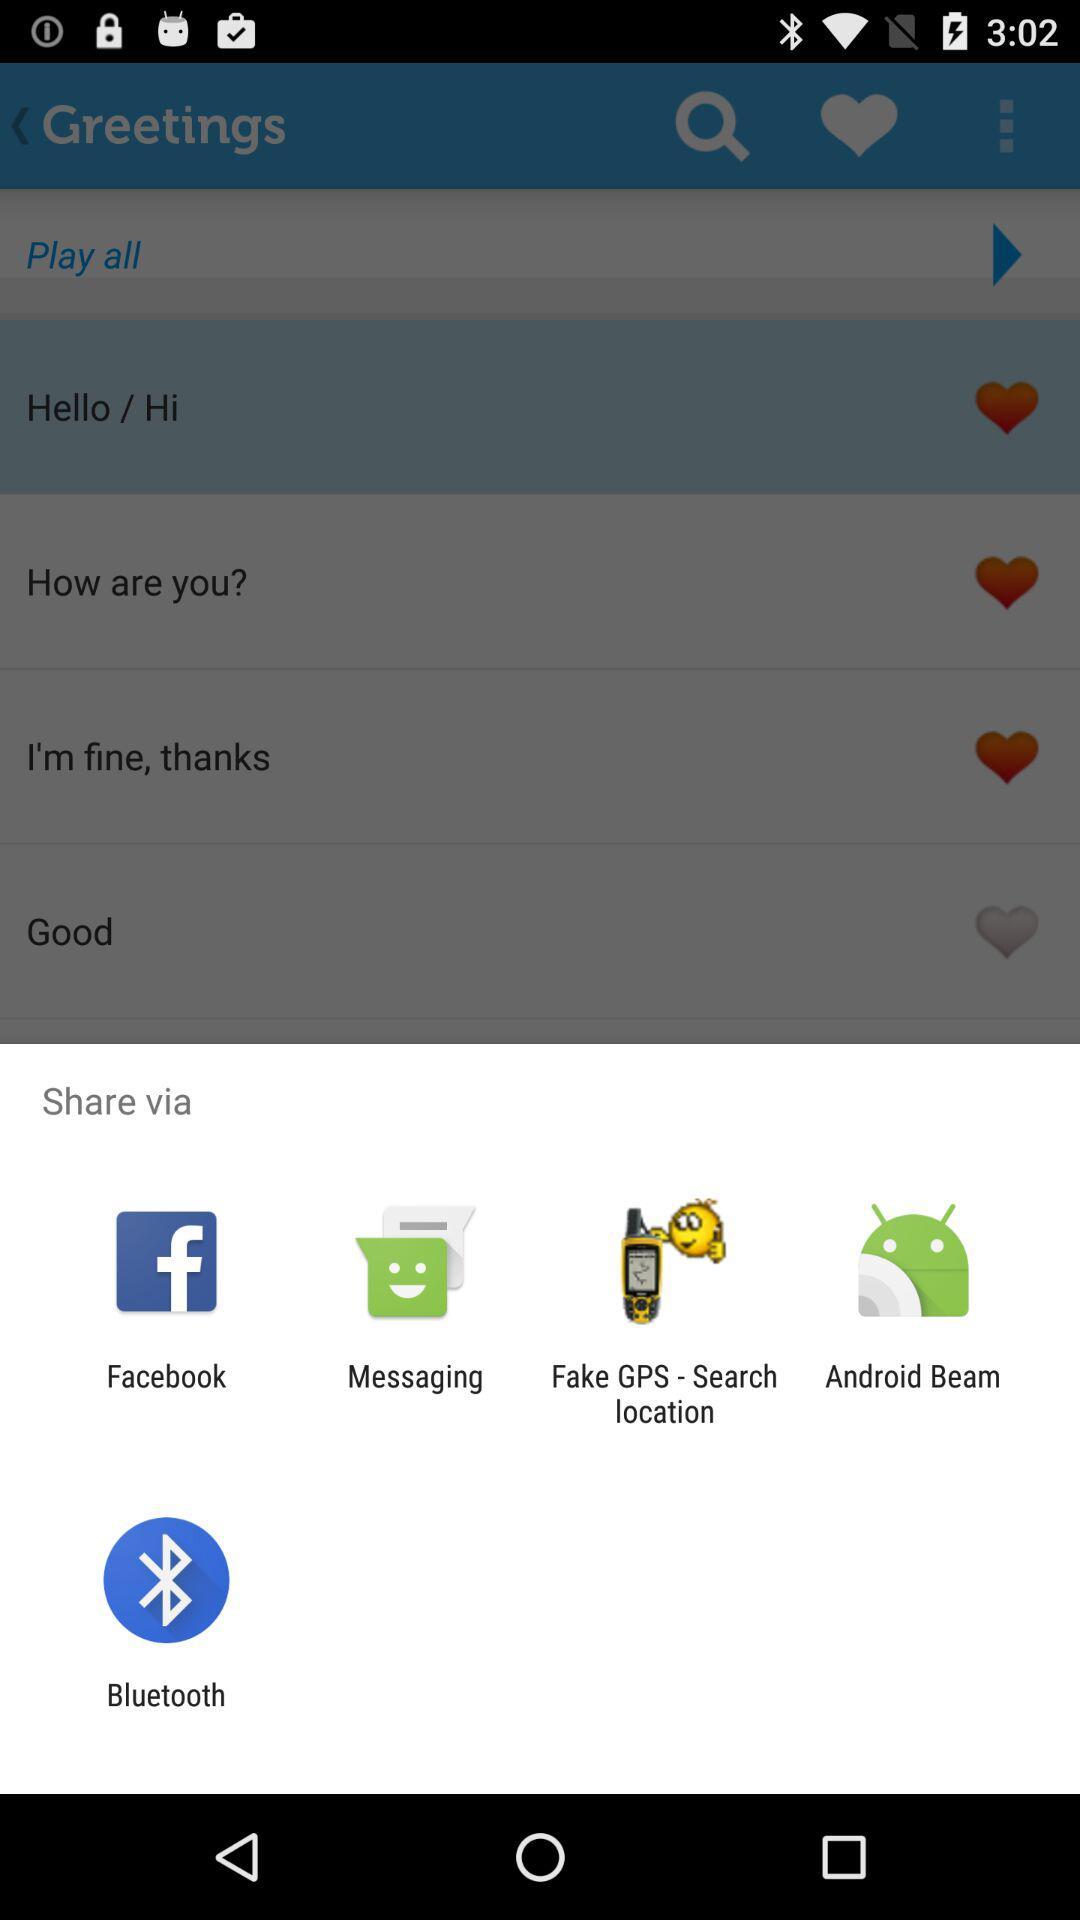 The width and height of the screenshot is (1080, 1920). Describe the element at coordinates (664, 1392) in the screenshot. I see `the icon to the right of messaging item` at that location.